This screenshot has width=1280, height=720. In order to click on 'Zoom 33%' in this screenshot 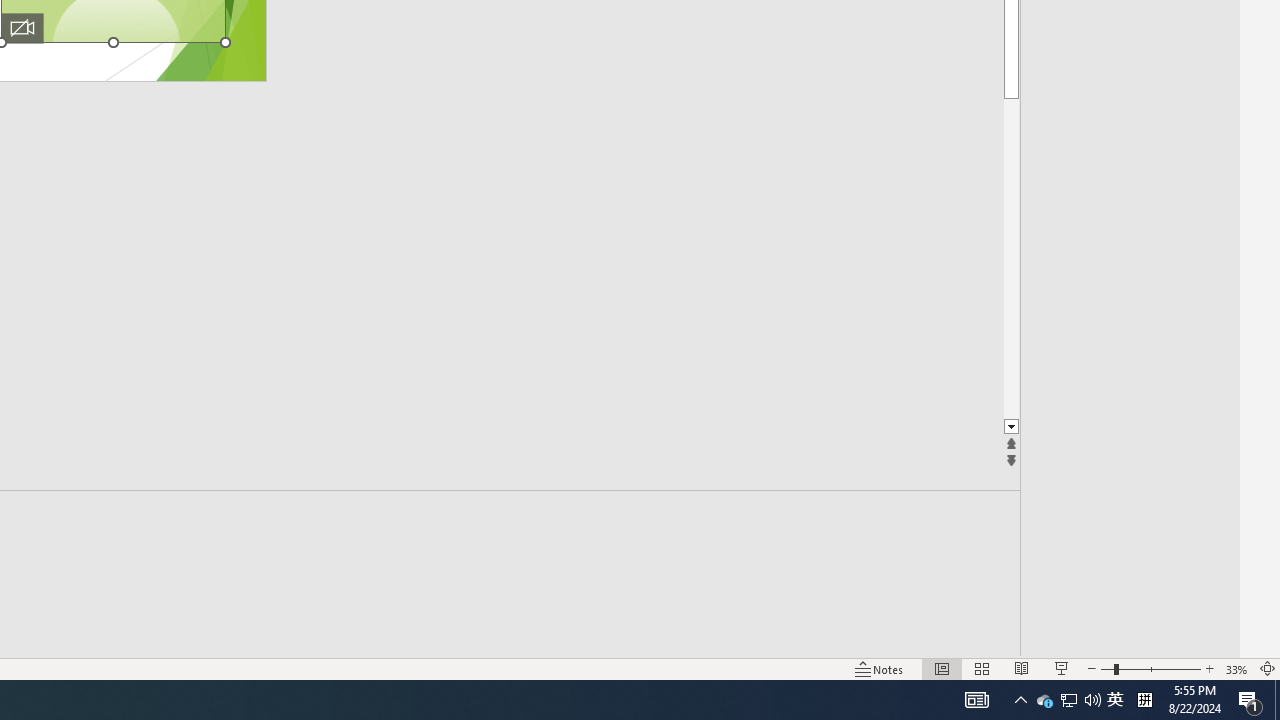, I will do `click(1236, 669)`.